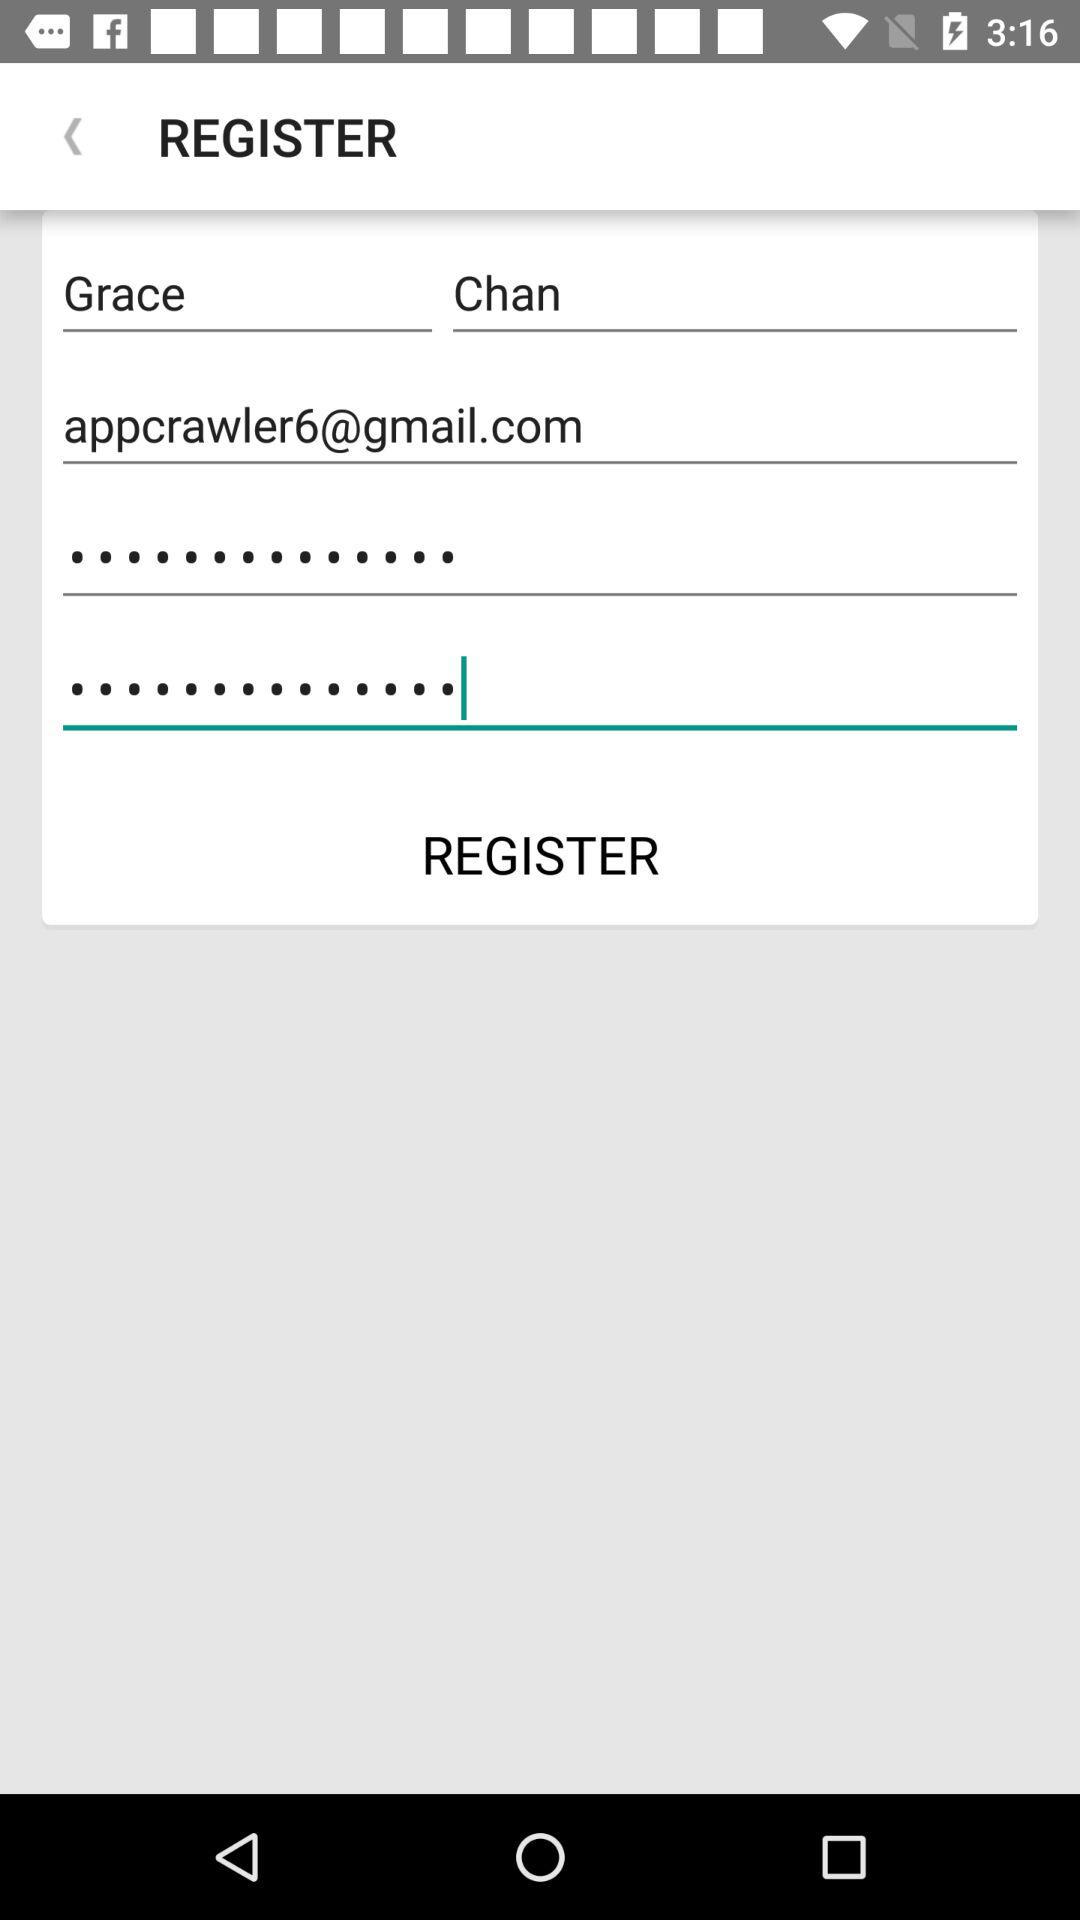 The image size is (1080, 1920). What do you see at coordinates (540, 424) in the screenshot?
I see `icon above appcrawler3116 icon` at bounding box center [540, 424].